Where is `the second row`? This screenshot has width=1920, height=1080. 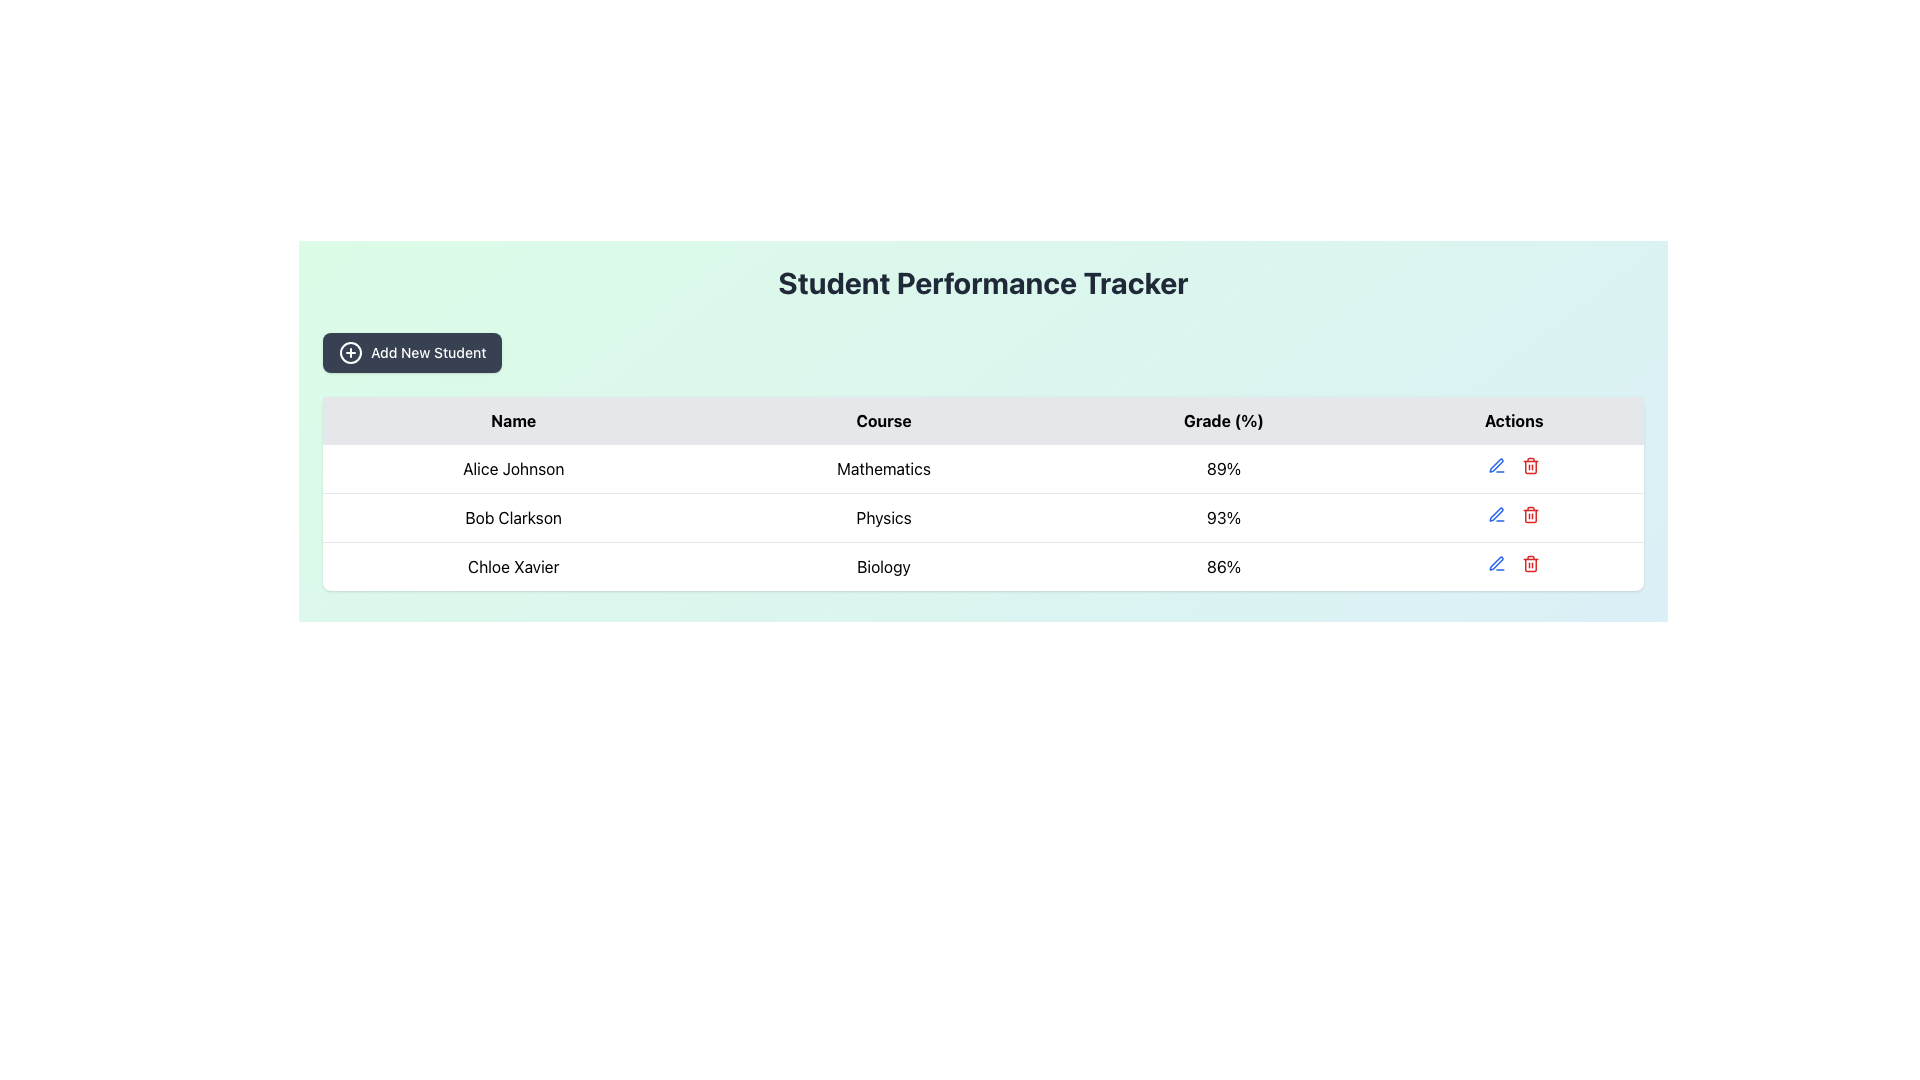
the second row is located at coordinates (983, 516).